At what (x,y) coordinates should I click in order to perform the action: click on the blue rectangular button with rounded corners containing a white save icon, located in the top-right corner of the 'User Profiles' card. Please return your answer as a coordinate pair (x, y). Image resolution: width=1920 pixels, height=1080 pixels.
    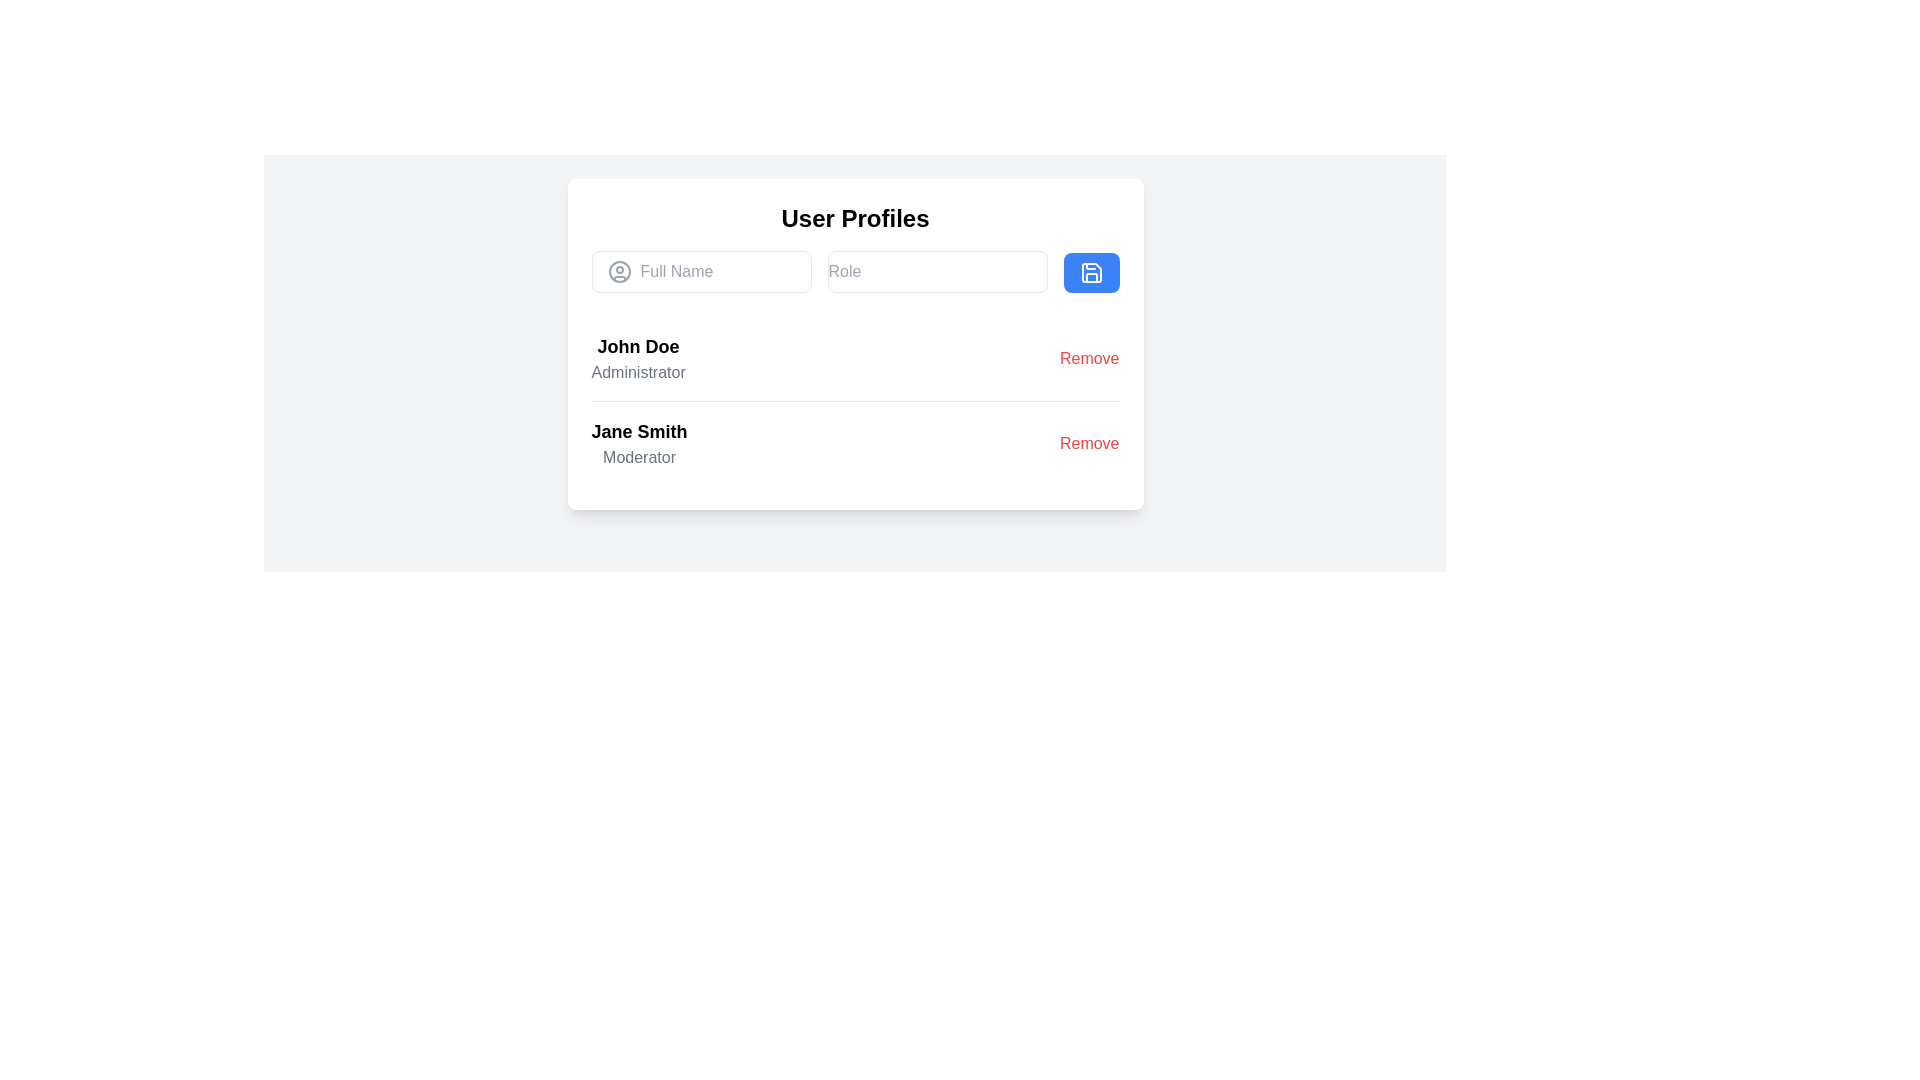
    Looking at the image, I should click on (1090, 273).